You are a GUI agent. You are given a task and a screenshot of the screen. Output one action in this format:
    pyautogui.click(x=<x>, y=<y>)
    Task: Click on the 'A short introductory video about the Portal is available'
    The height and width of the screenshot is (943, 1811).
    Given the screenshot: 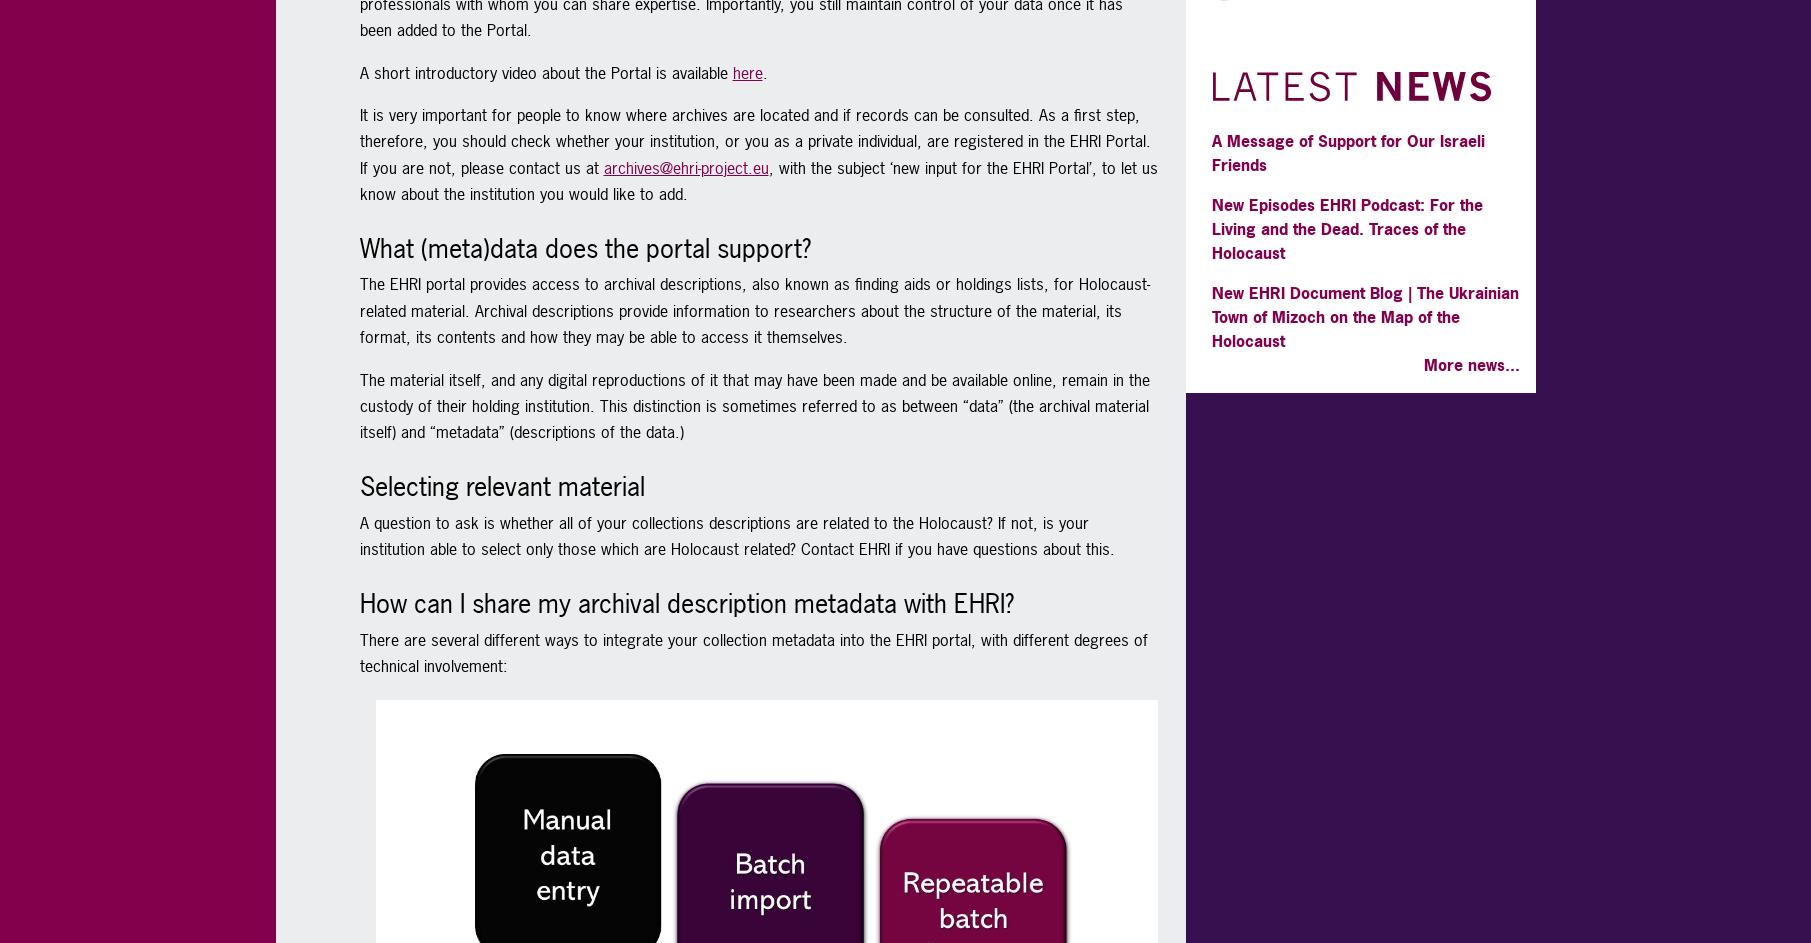 What is the action you would take?
    pyautogui.click(x=544, y=71)
    